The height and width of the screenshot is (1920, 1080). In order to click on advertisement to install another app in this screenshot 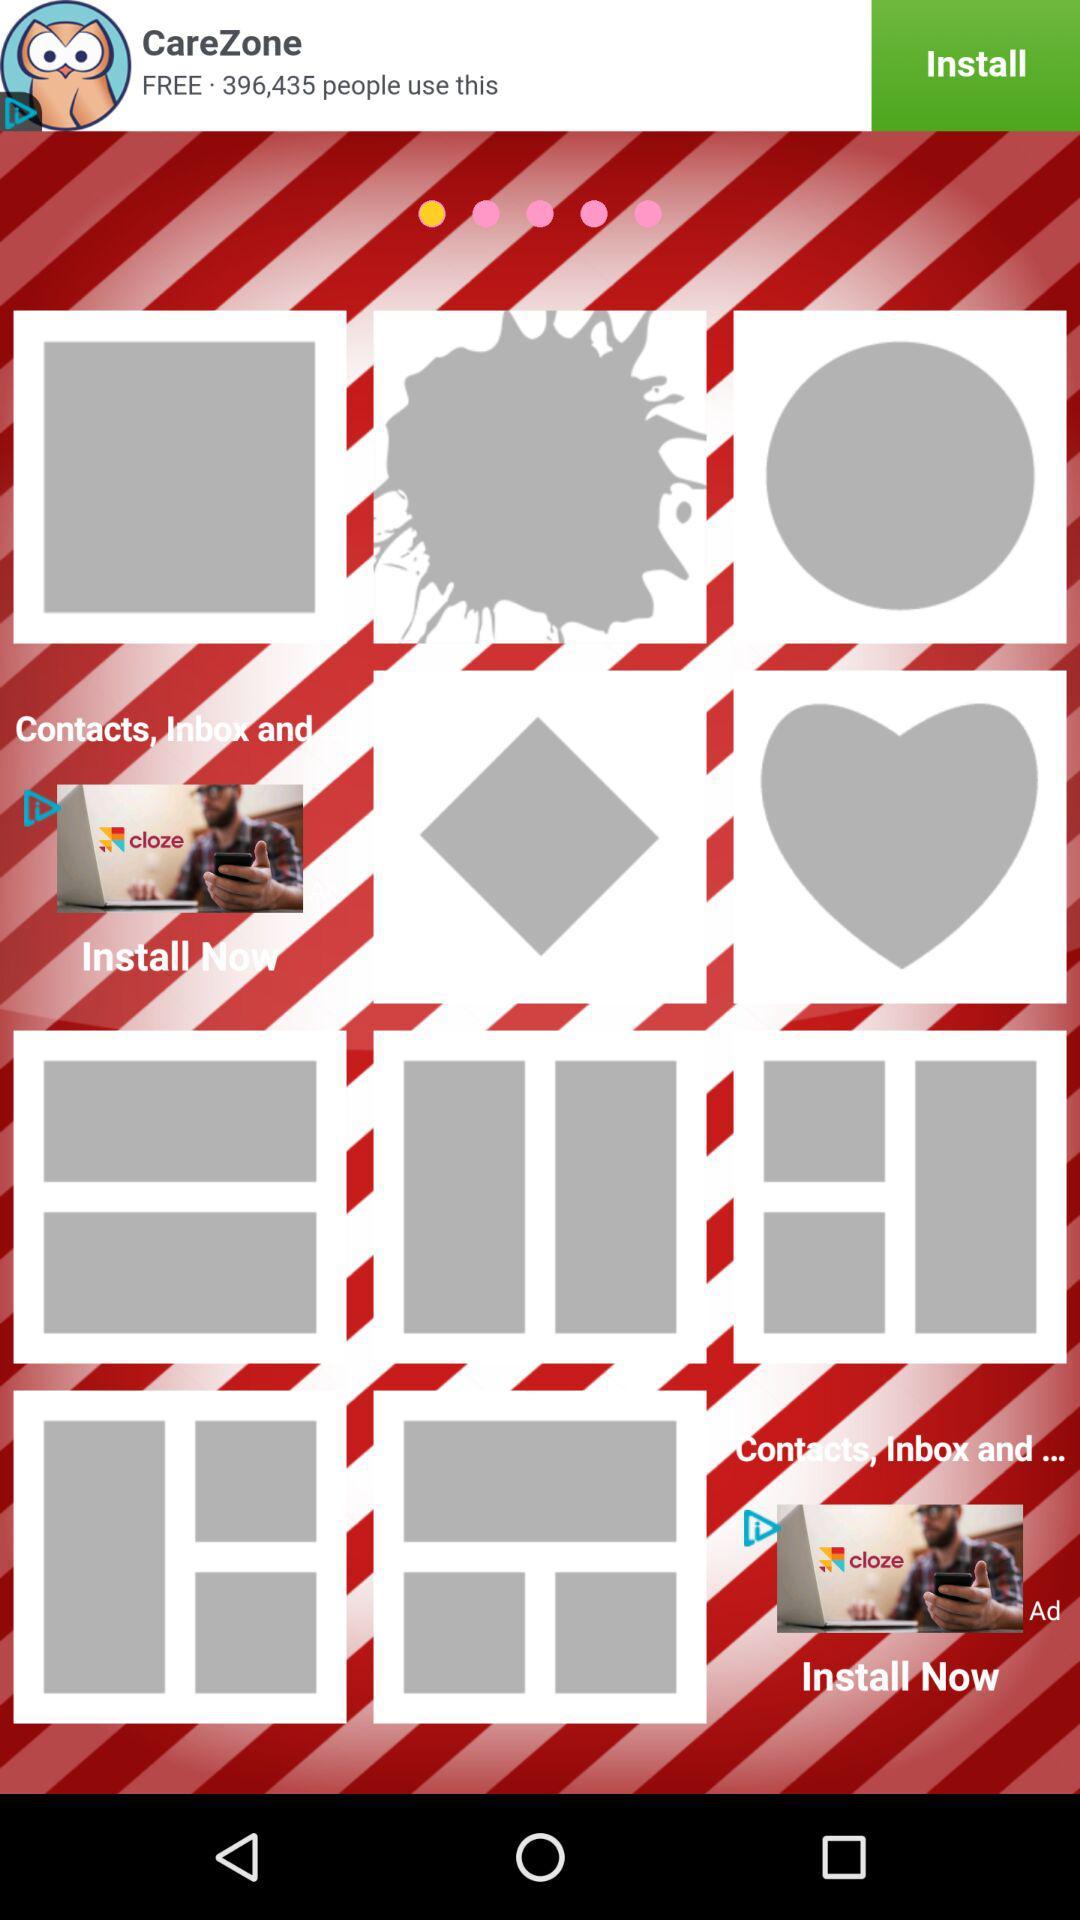, I will do `click(540, 65)`.